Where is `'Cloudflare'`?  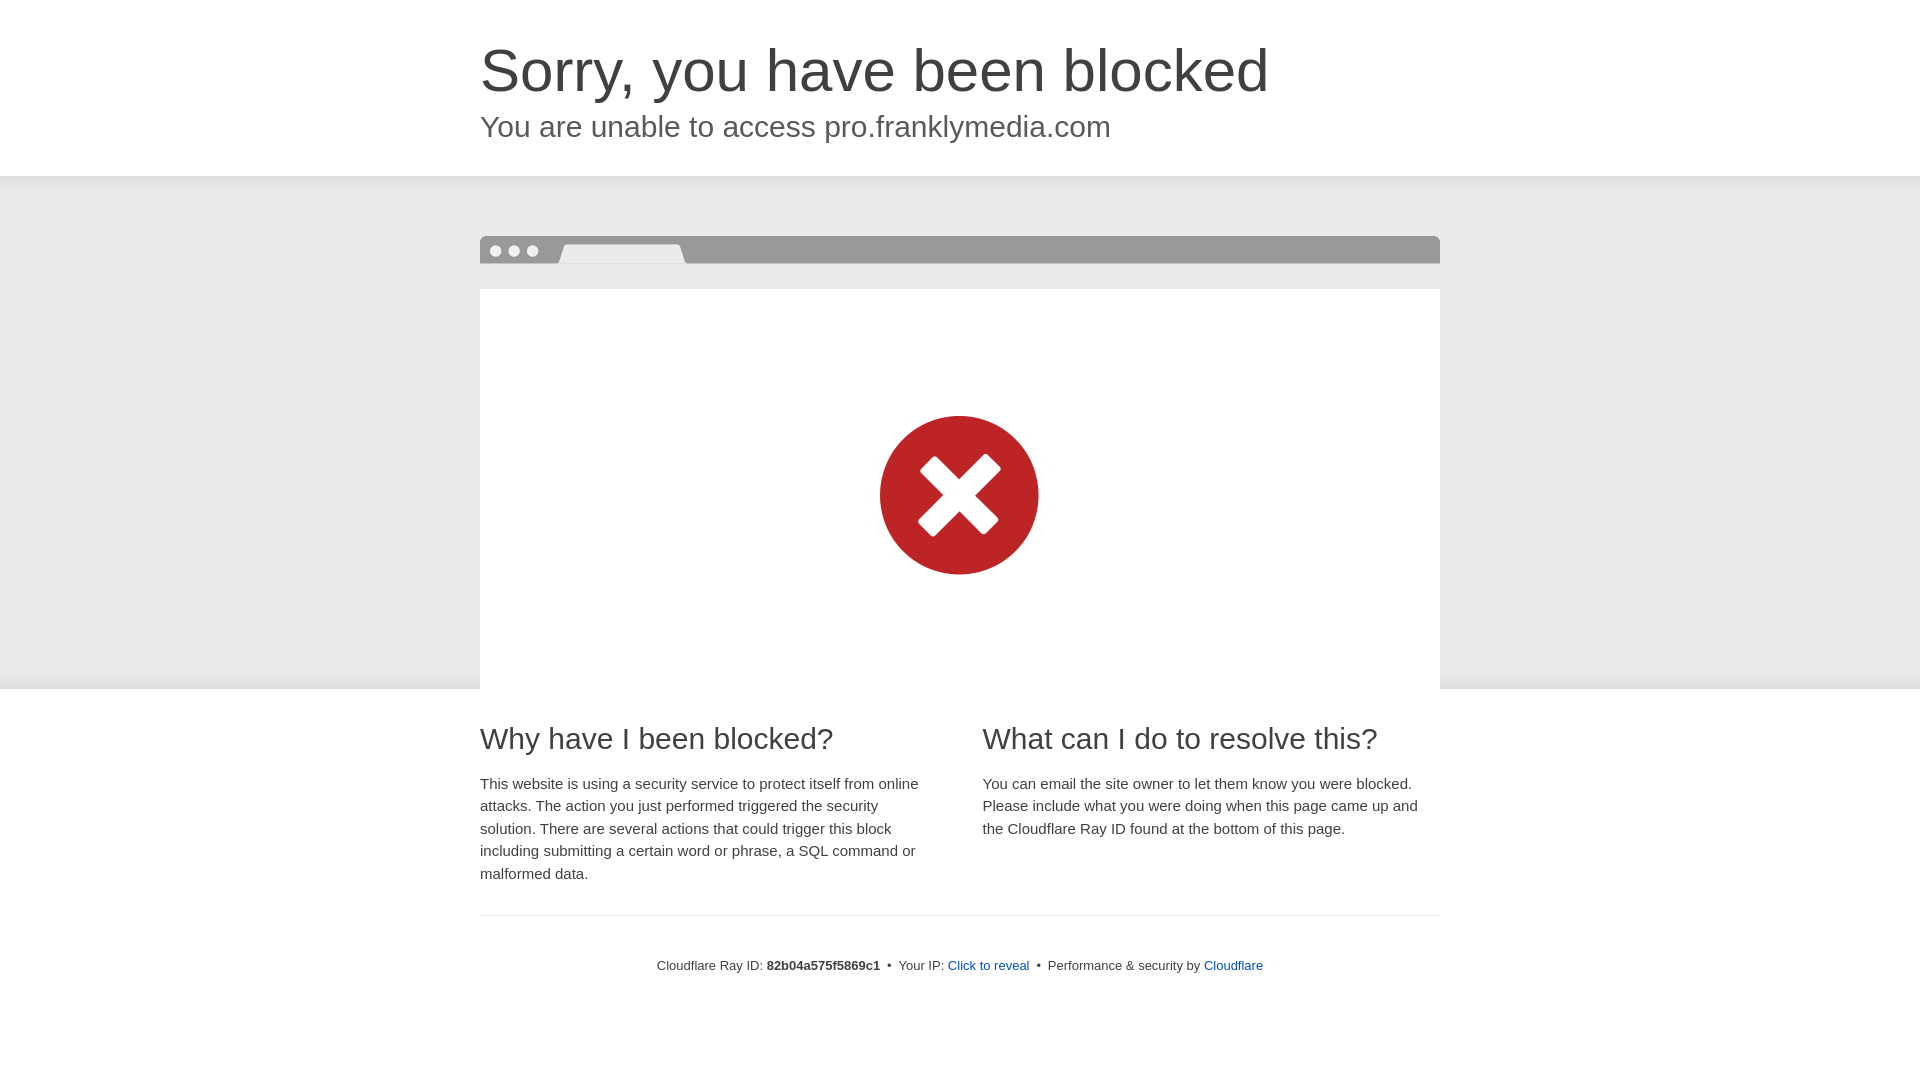 'Cloudflare' is located at coordinates (1232, 964).